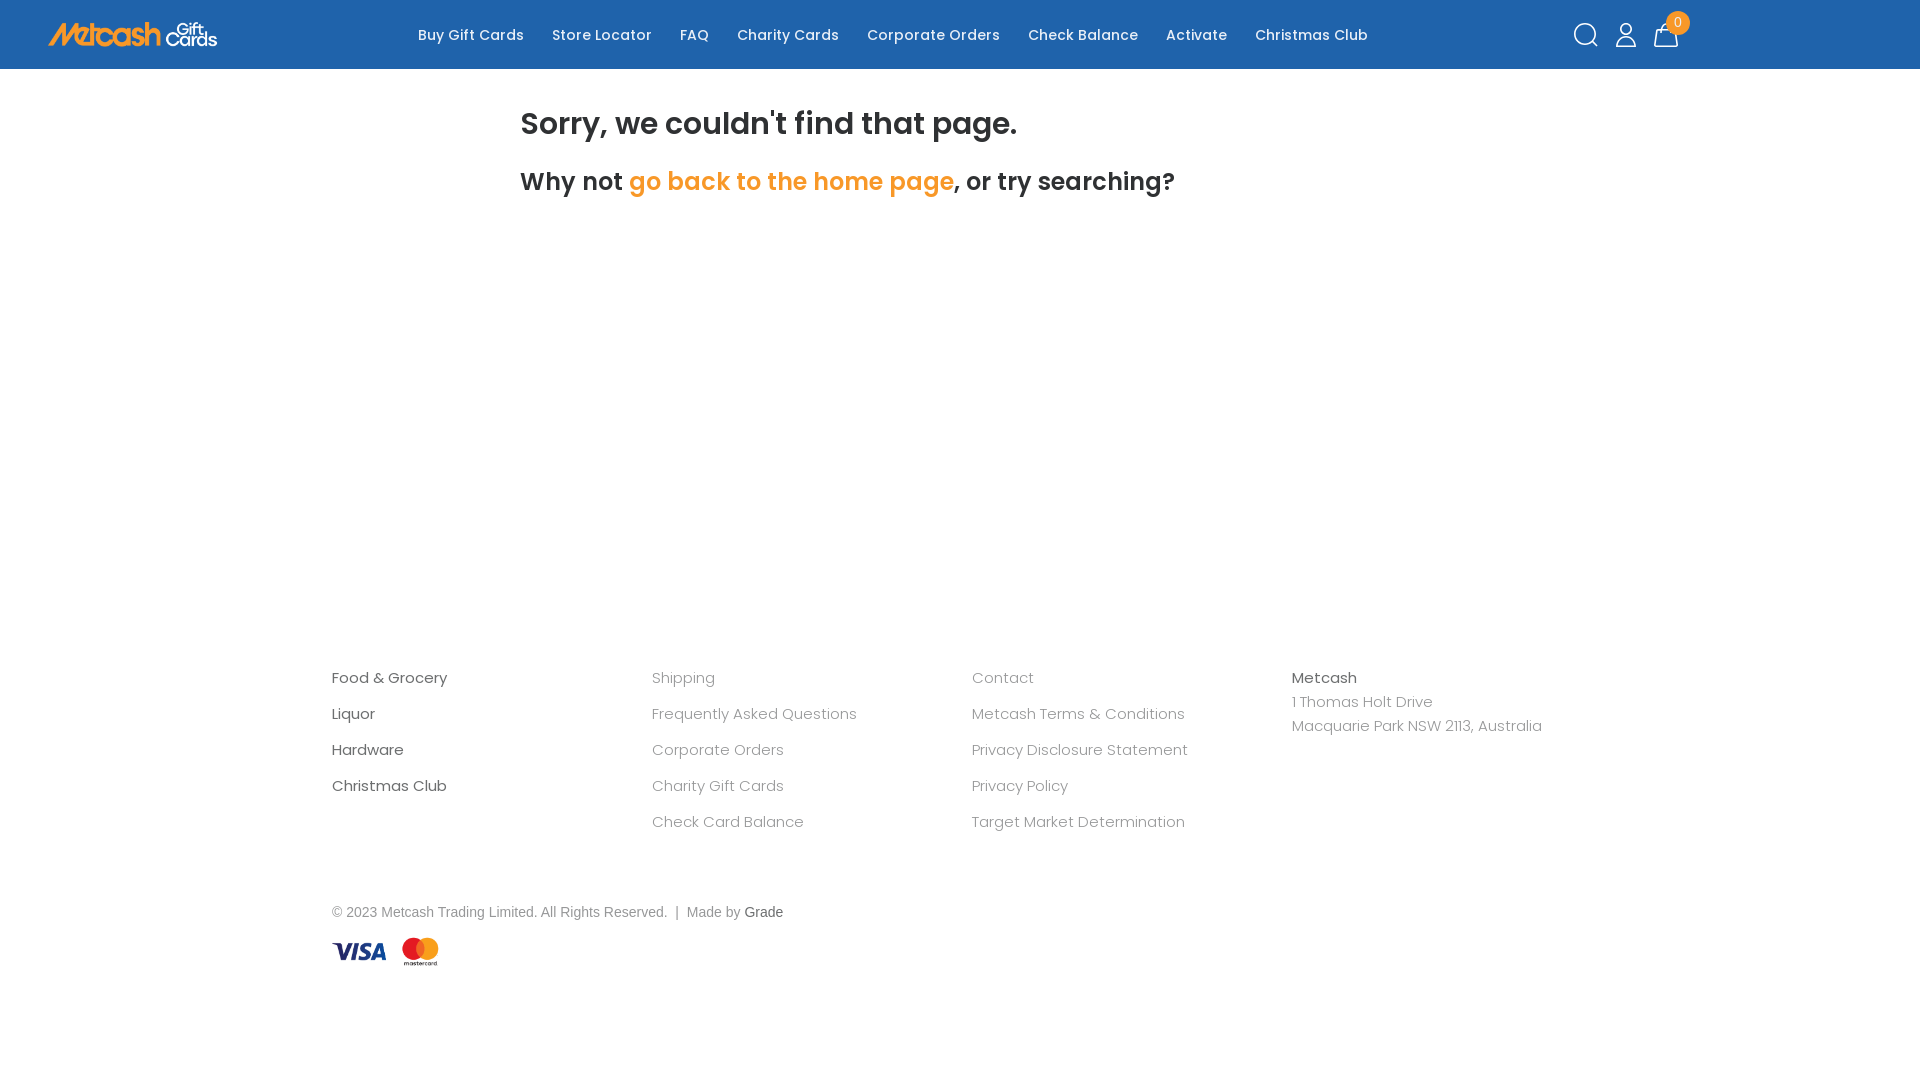 The width and height of the screenshot is (1920, 1080). Describe the element at coordinates (1079, 749) in the screenshot. I see `'Privacy Disclosure Statement'` at that location.